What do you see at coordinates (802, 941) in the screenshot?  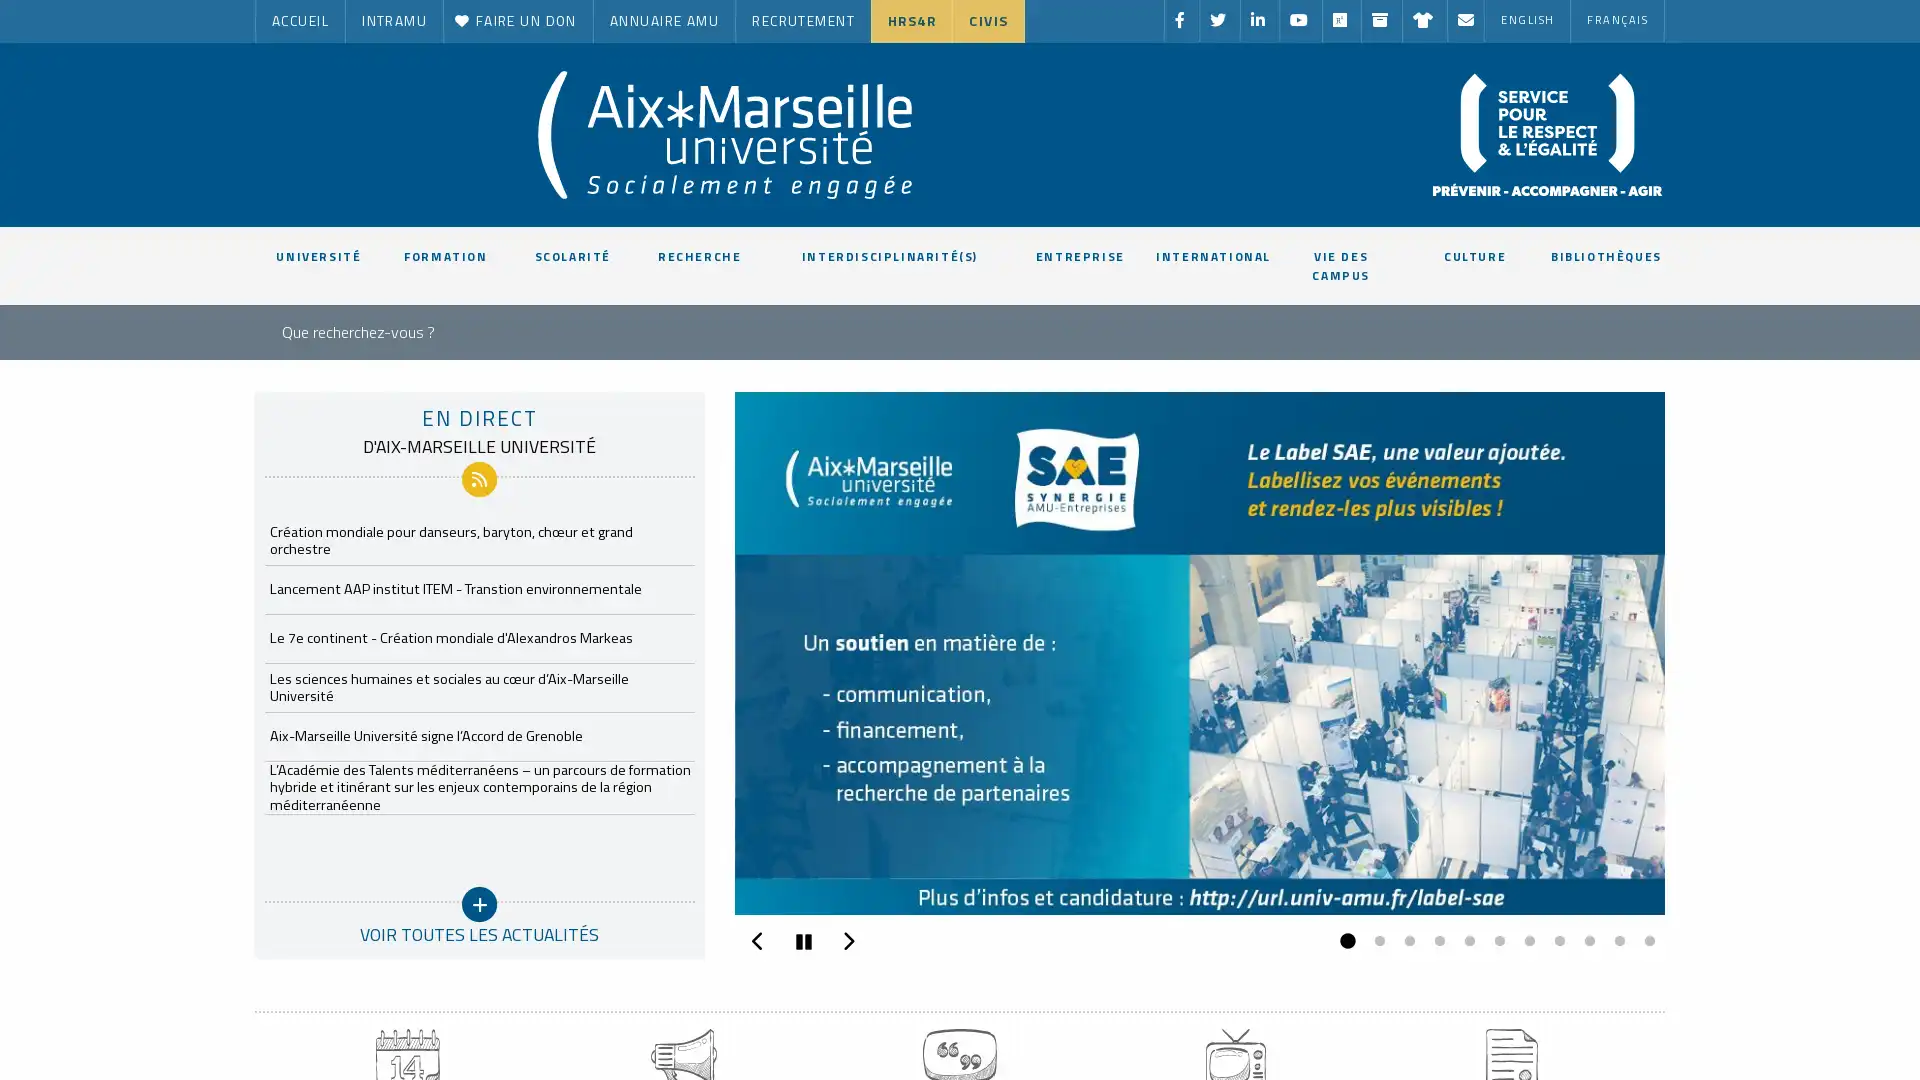 I see `Pause` at bounding box center [802, 941].